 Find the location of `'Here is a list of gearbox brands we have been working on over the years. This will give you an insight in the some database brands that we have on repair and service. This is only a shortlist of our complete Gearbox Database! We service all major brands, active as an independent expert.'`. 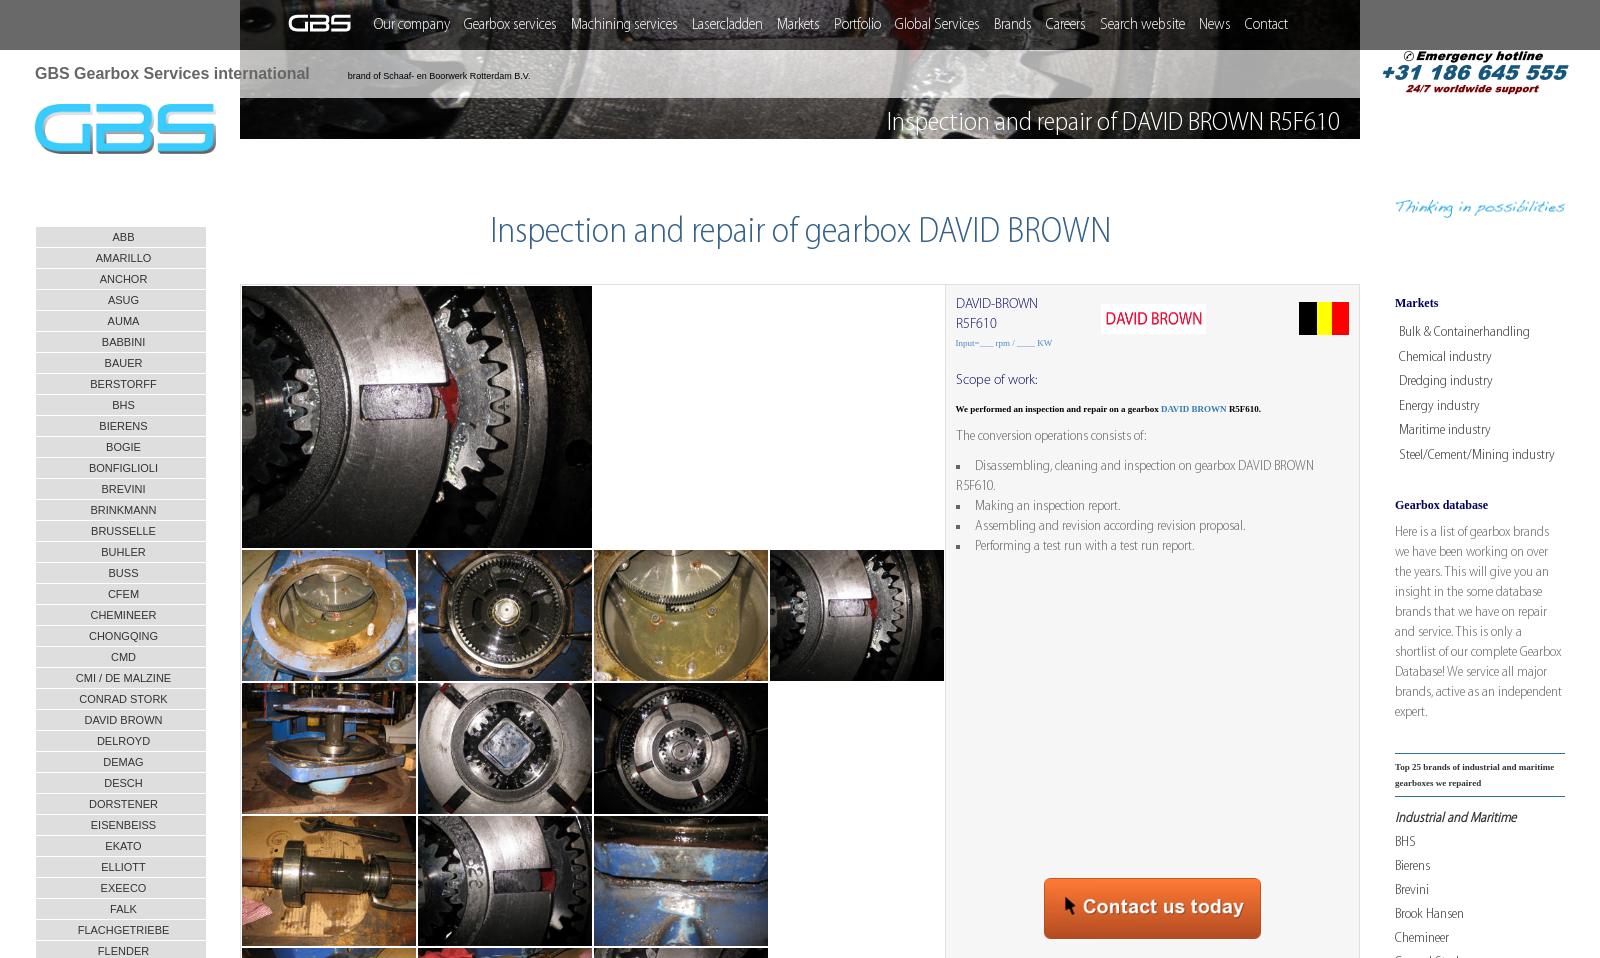

'Here is a list of gearbox brands we have been working on over the years. This will give you an insight in the some database brands that we have on repair and service. This is only a shortlist of our complete Gearbox Database! We service all major brands, active as an independent expert.' is located at coordinates (1478, 621).